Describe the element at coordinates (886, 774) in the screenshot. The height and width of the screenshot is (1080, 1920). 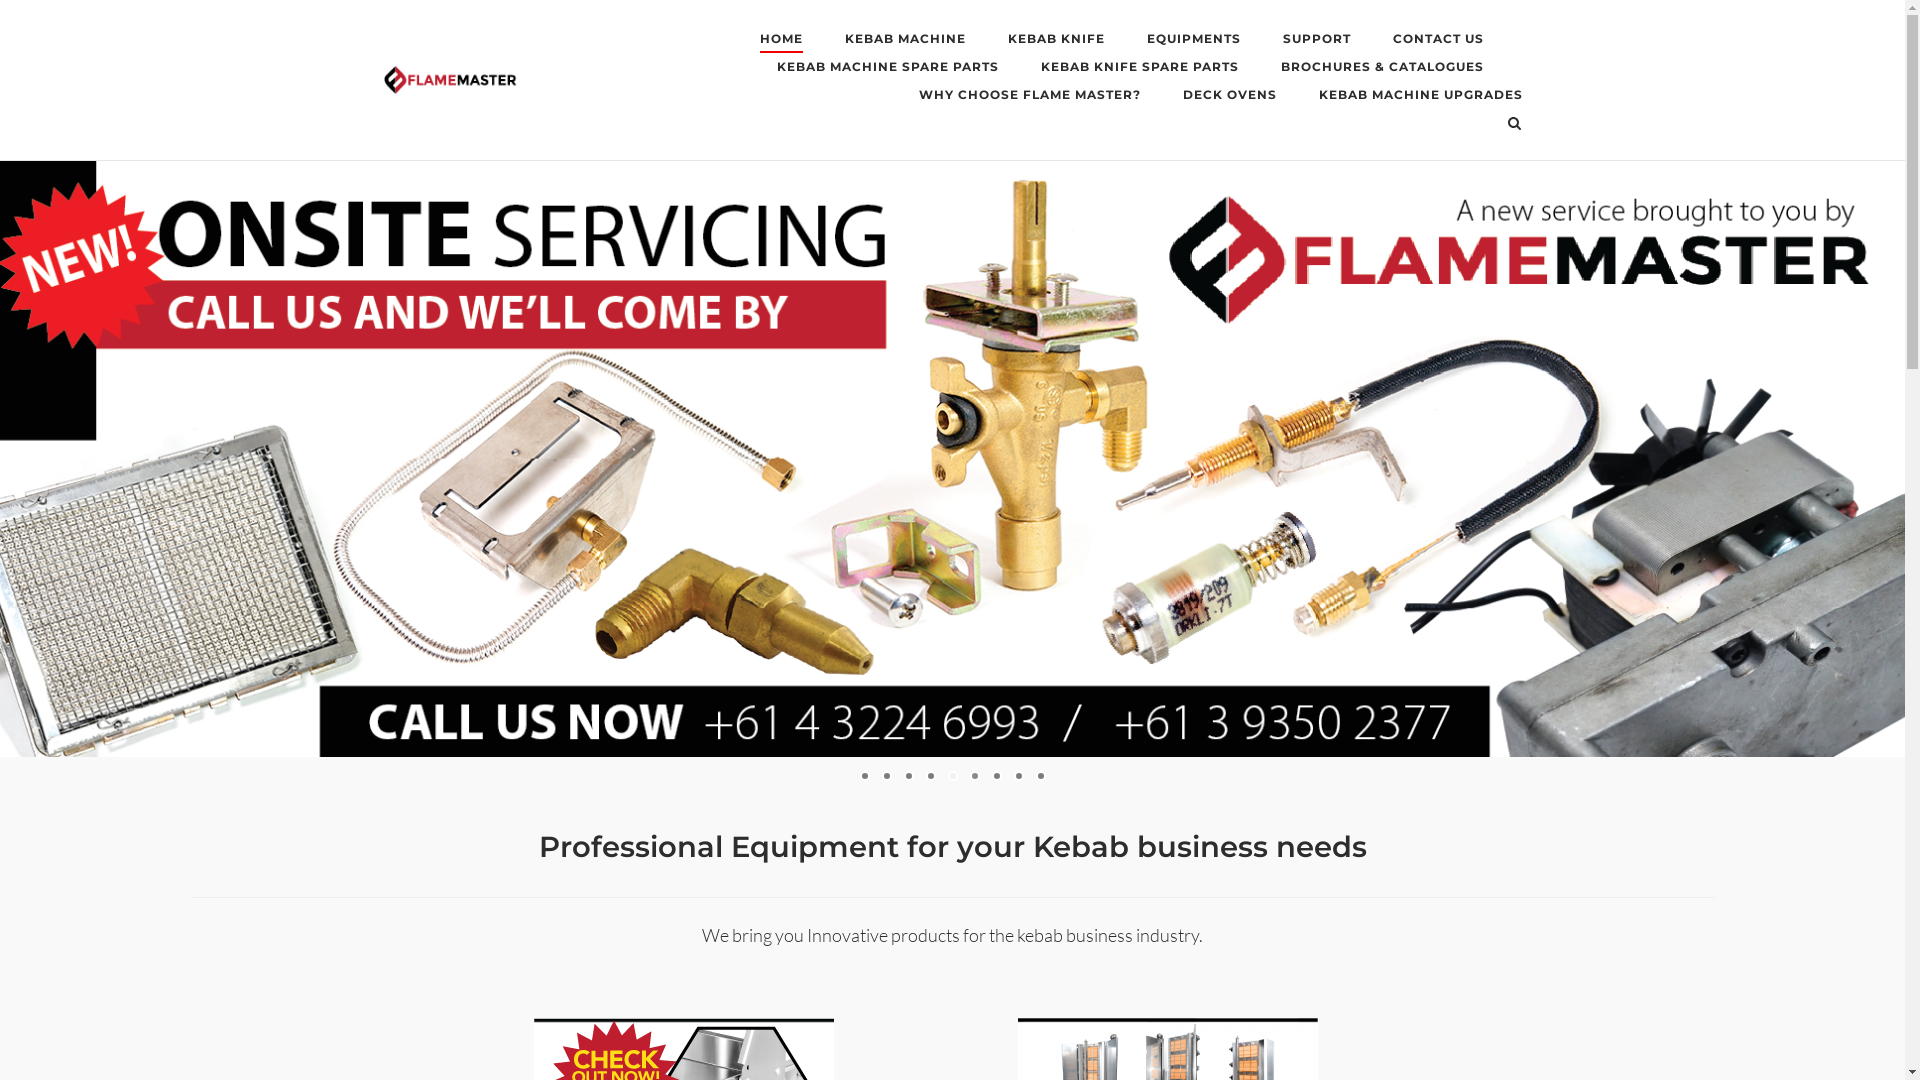
I see `'2'` at that location.